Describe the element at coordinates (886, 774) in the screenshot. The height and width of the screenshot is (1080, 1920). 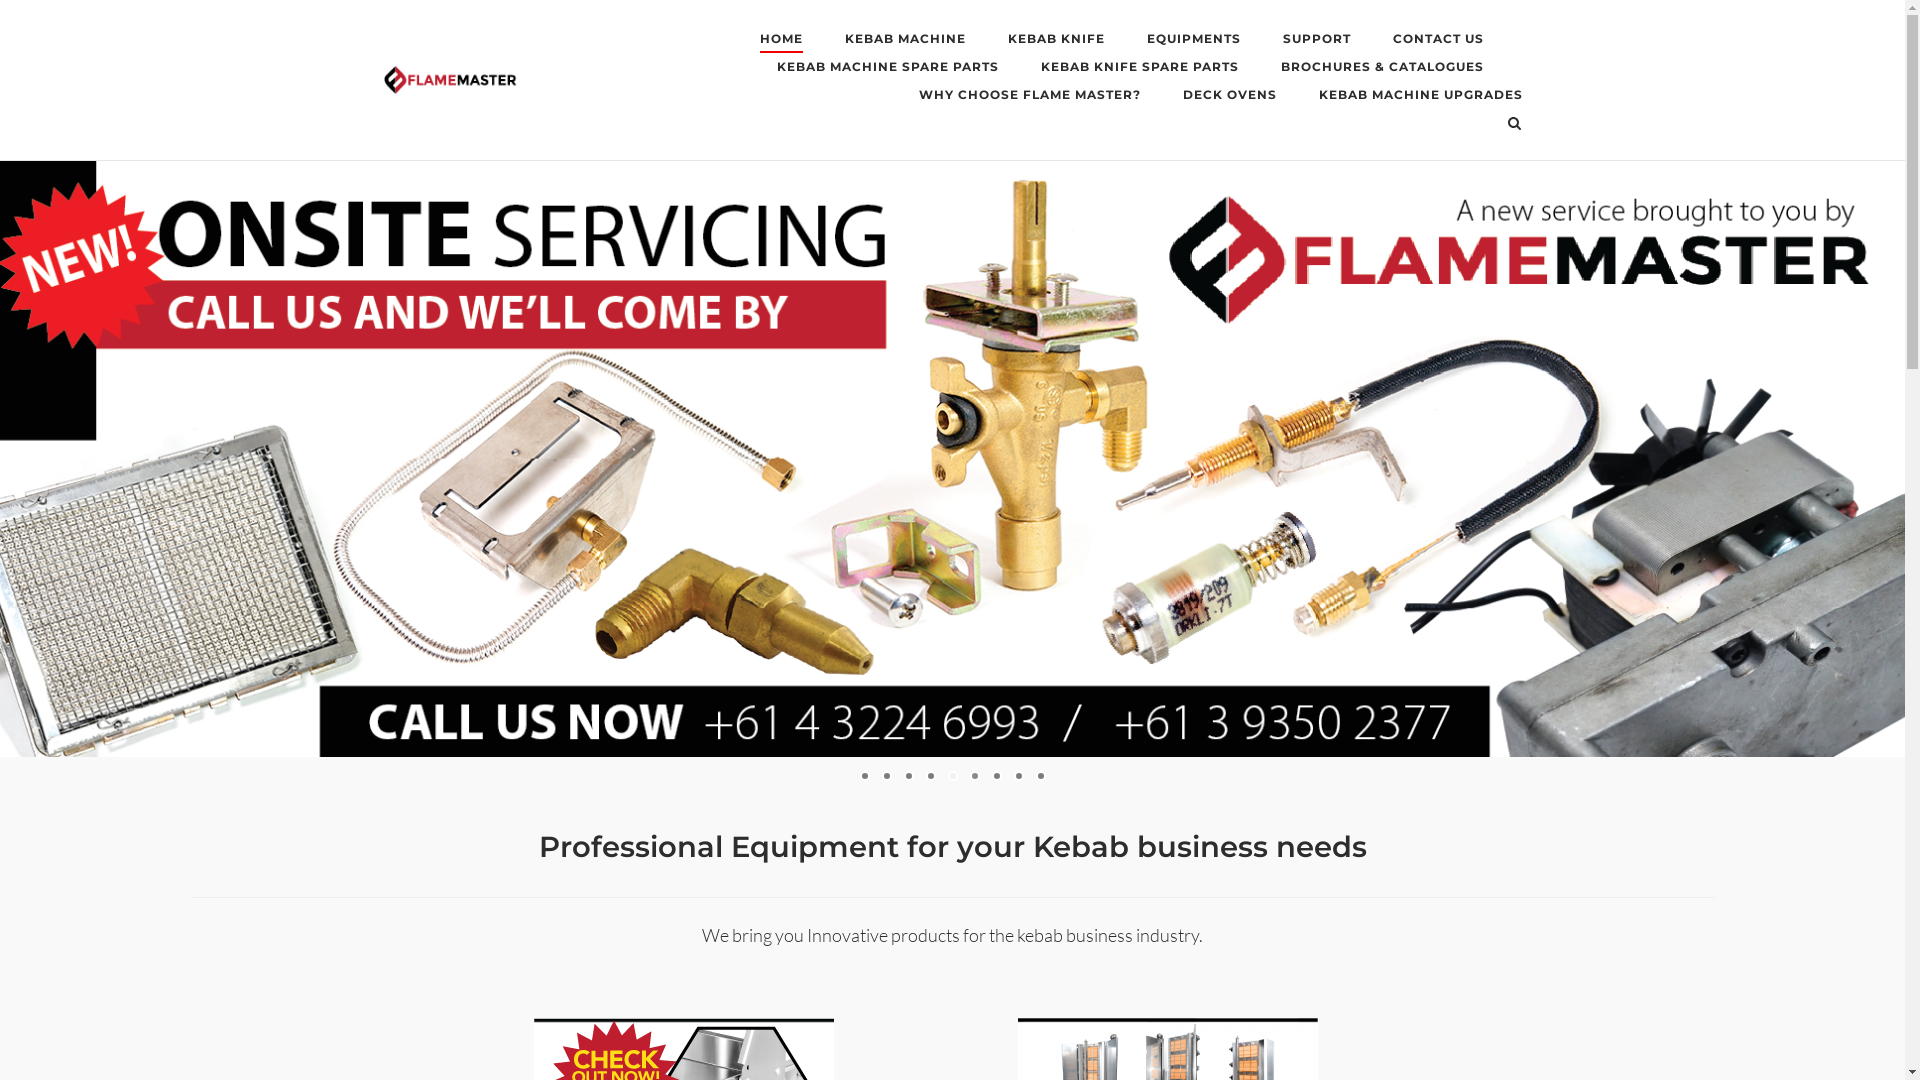
I see `'2'` at that location.